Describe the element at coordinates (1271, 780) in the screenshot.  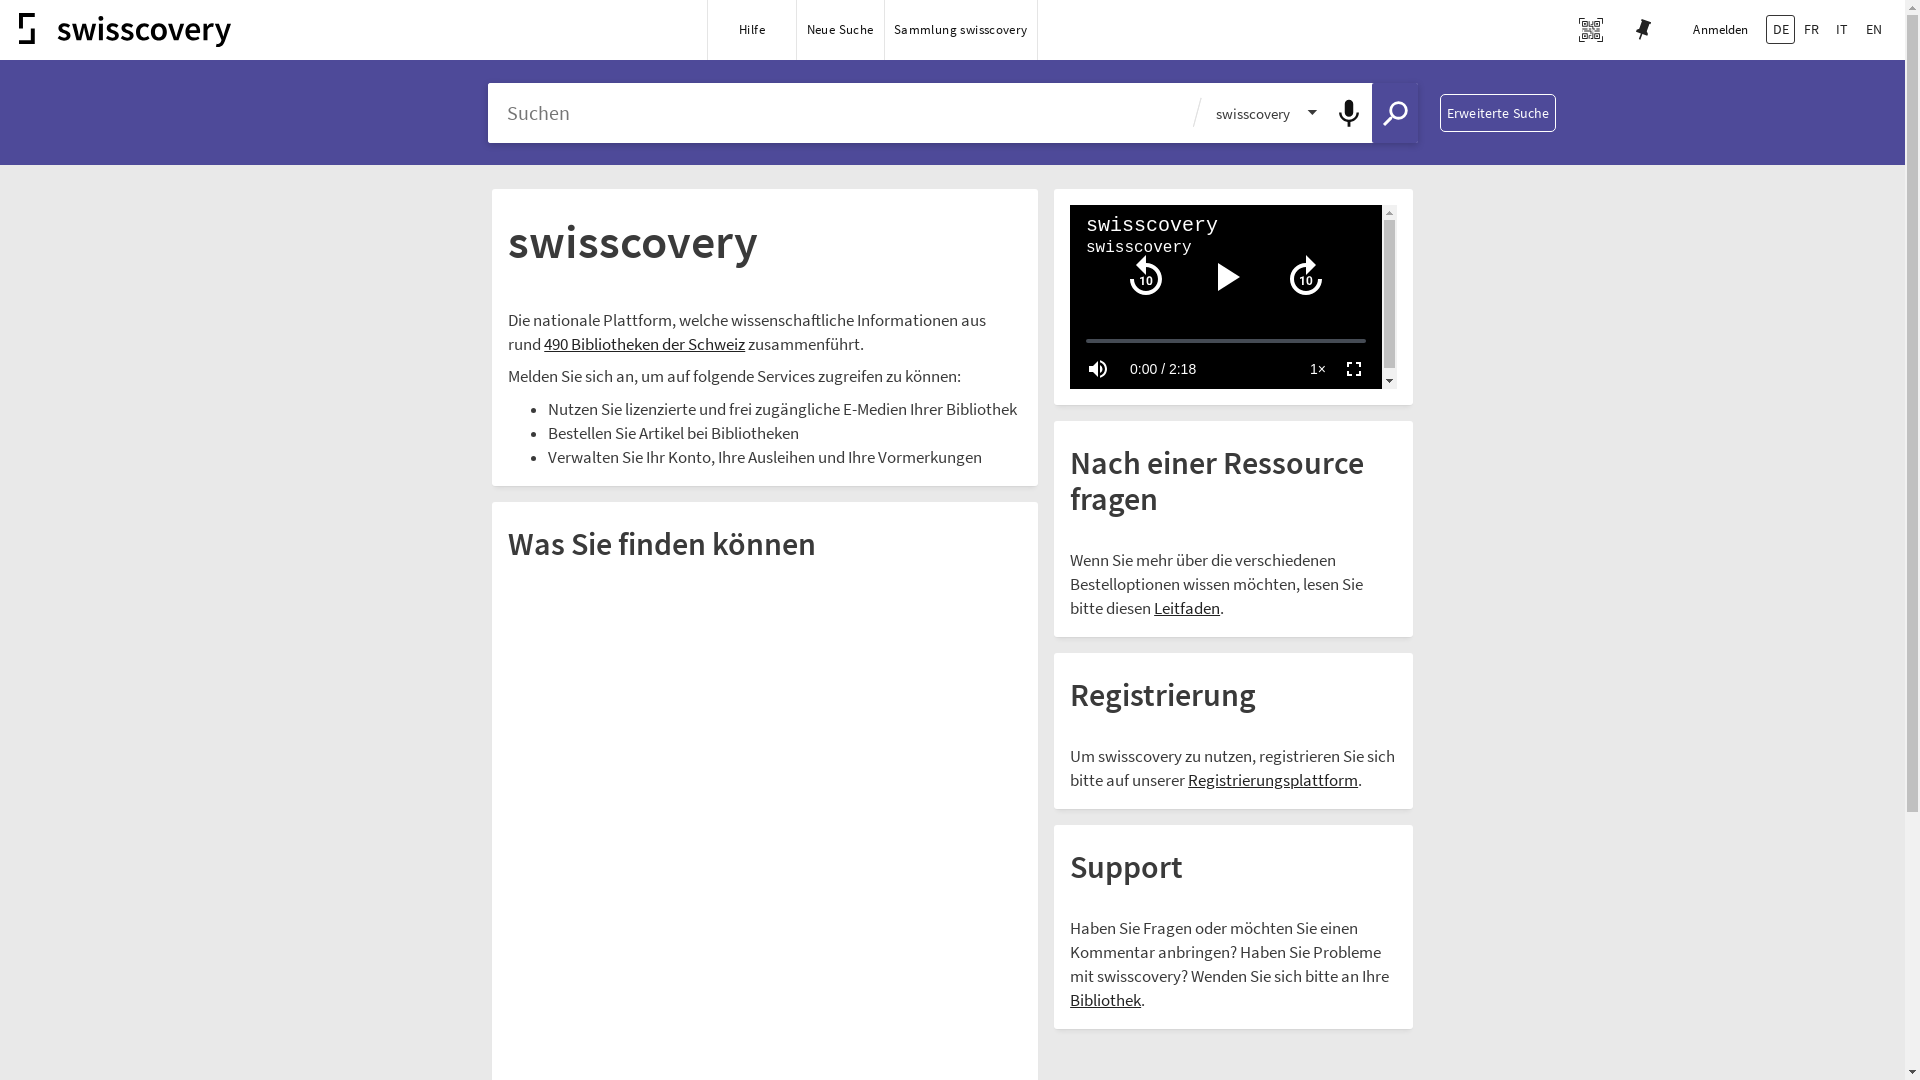
I see `'Registrierungsplattform'` at that location.